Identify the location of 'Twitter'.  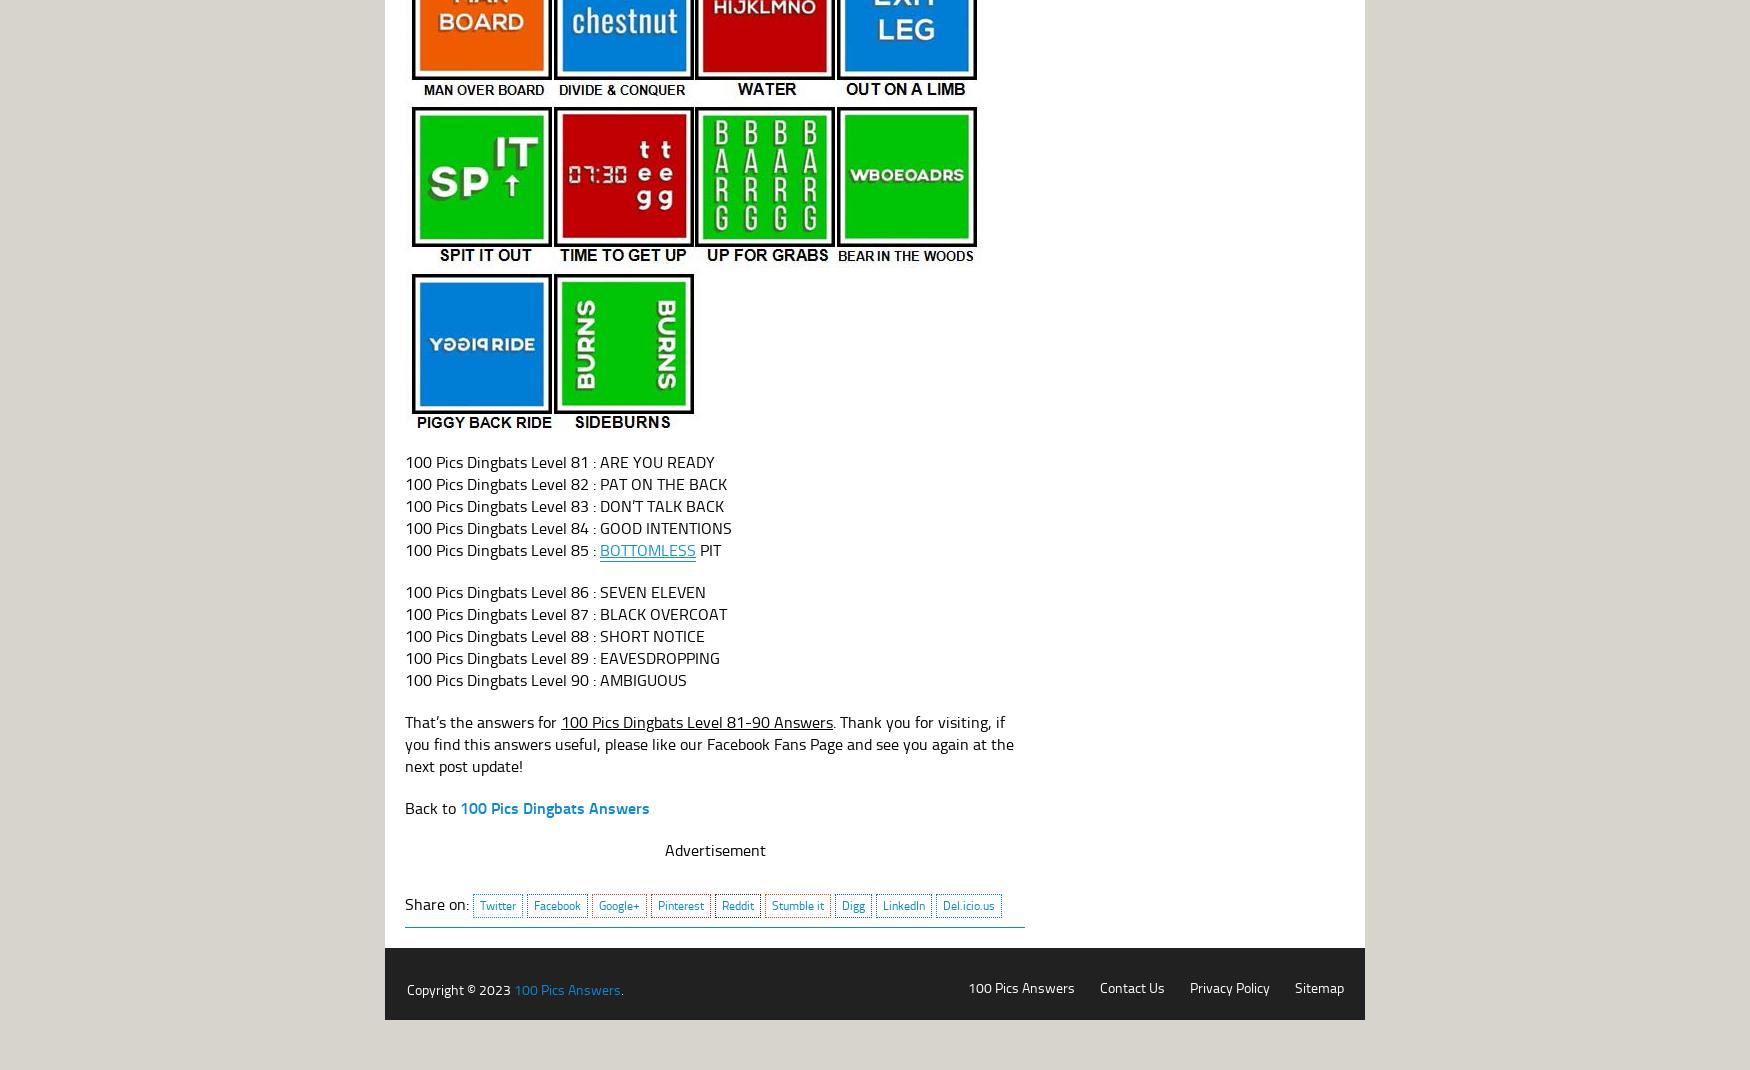
(498, 904).